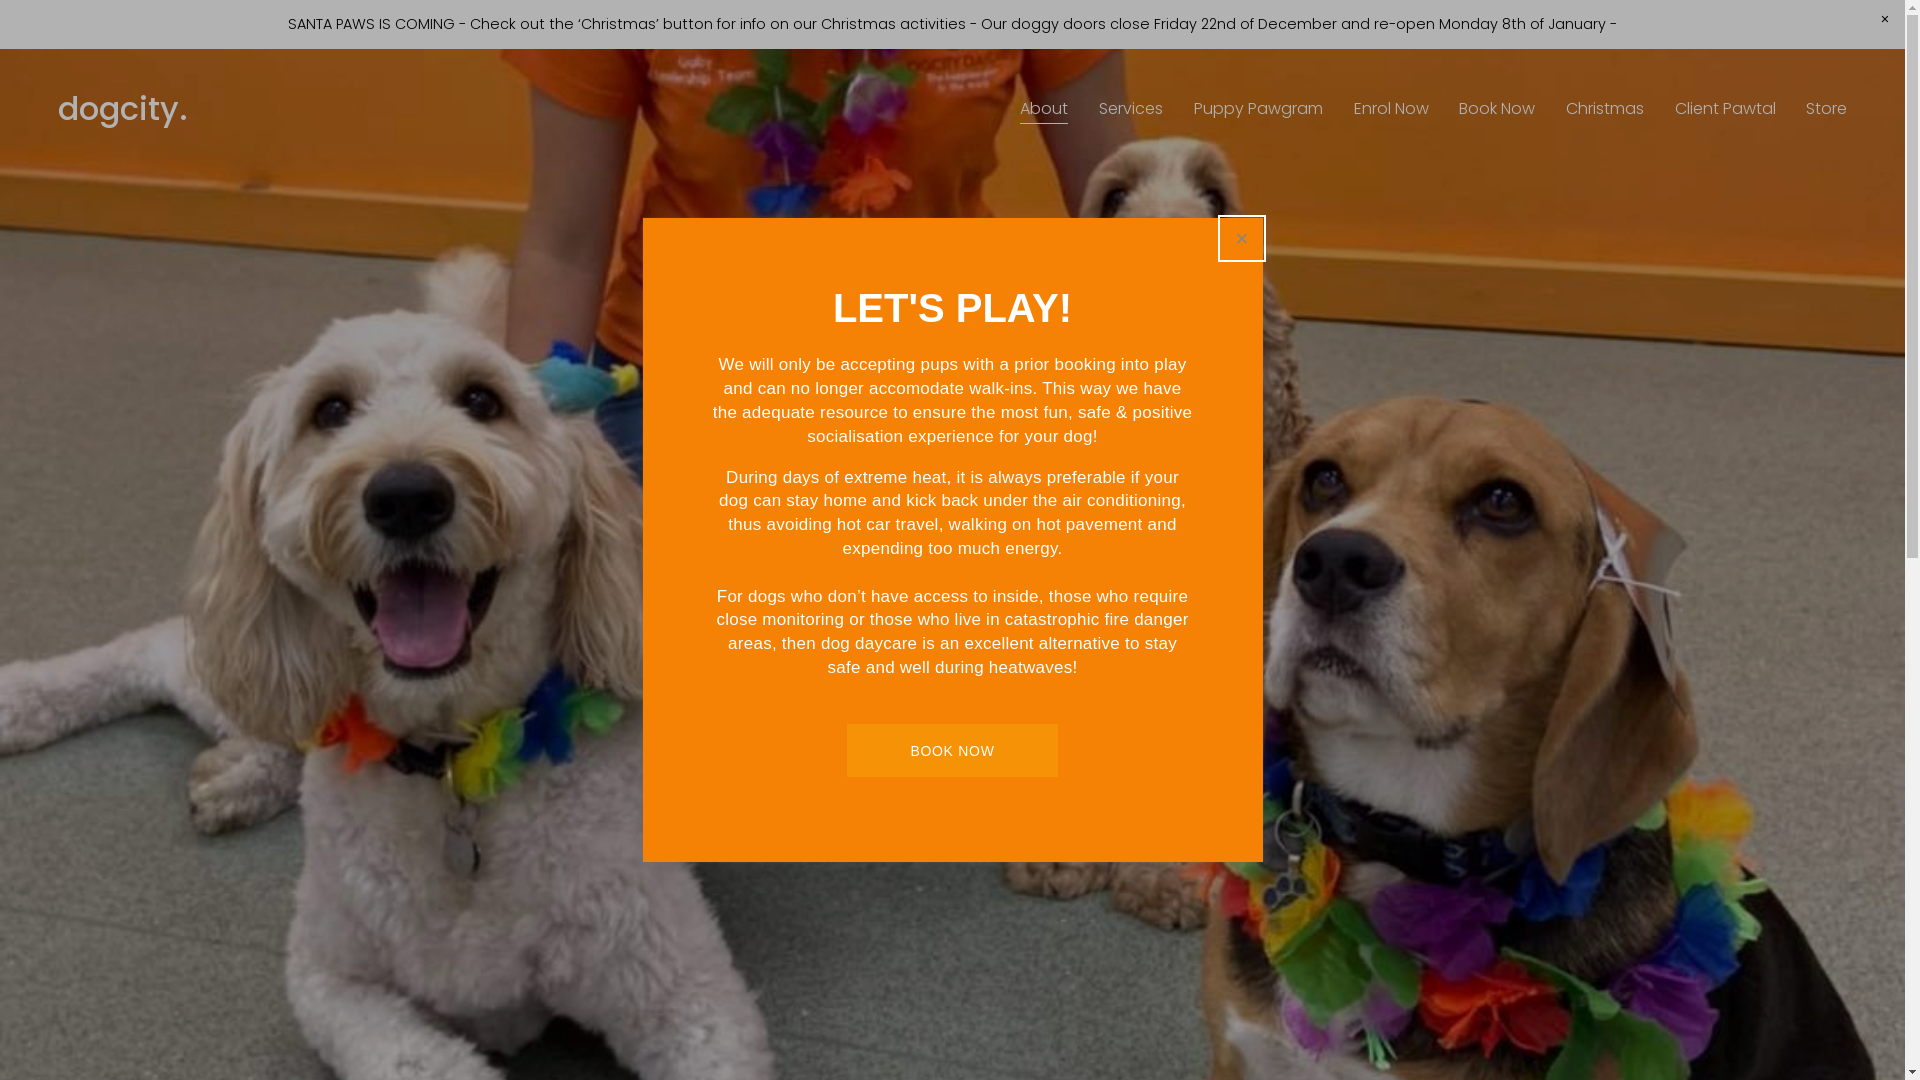 Image resolution: width=1920 pixels, height=1080 pixels. What do you see at coordinates (1131, 110) in the screenshot?
I see `'Services'` at bounding box center [1131, 110].